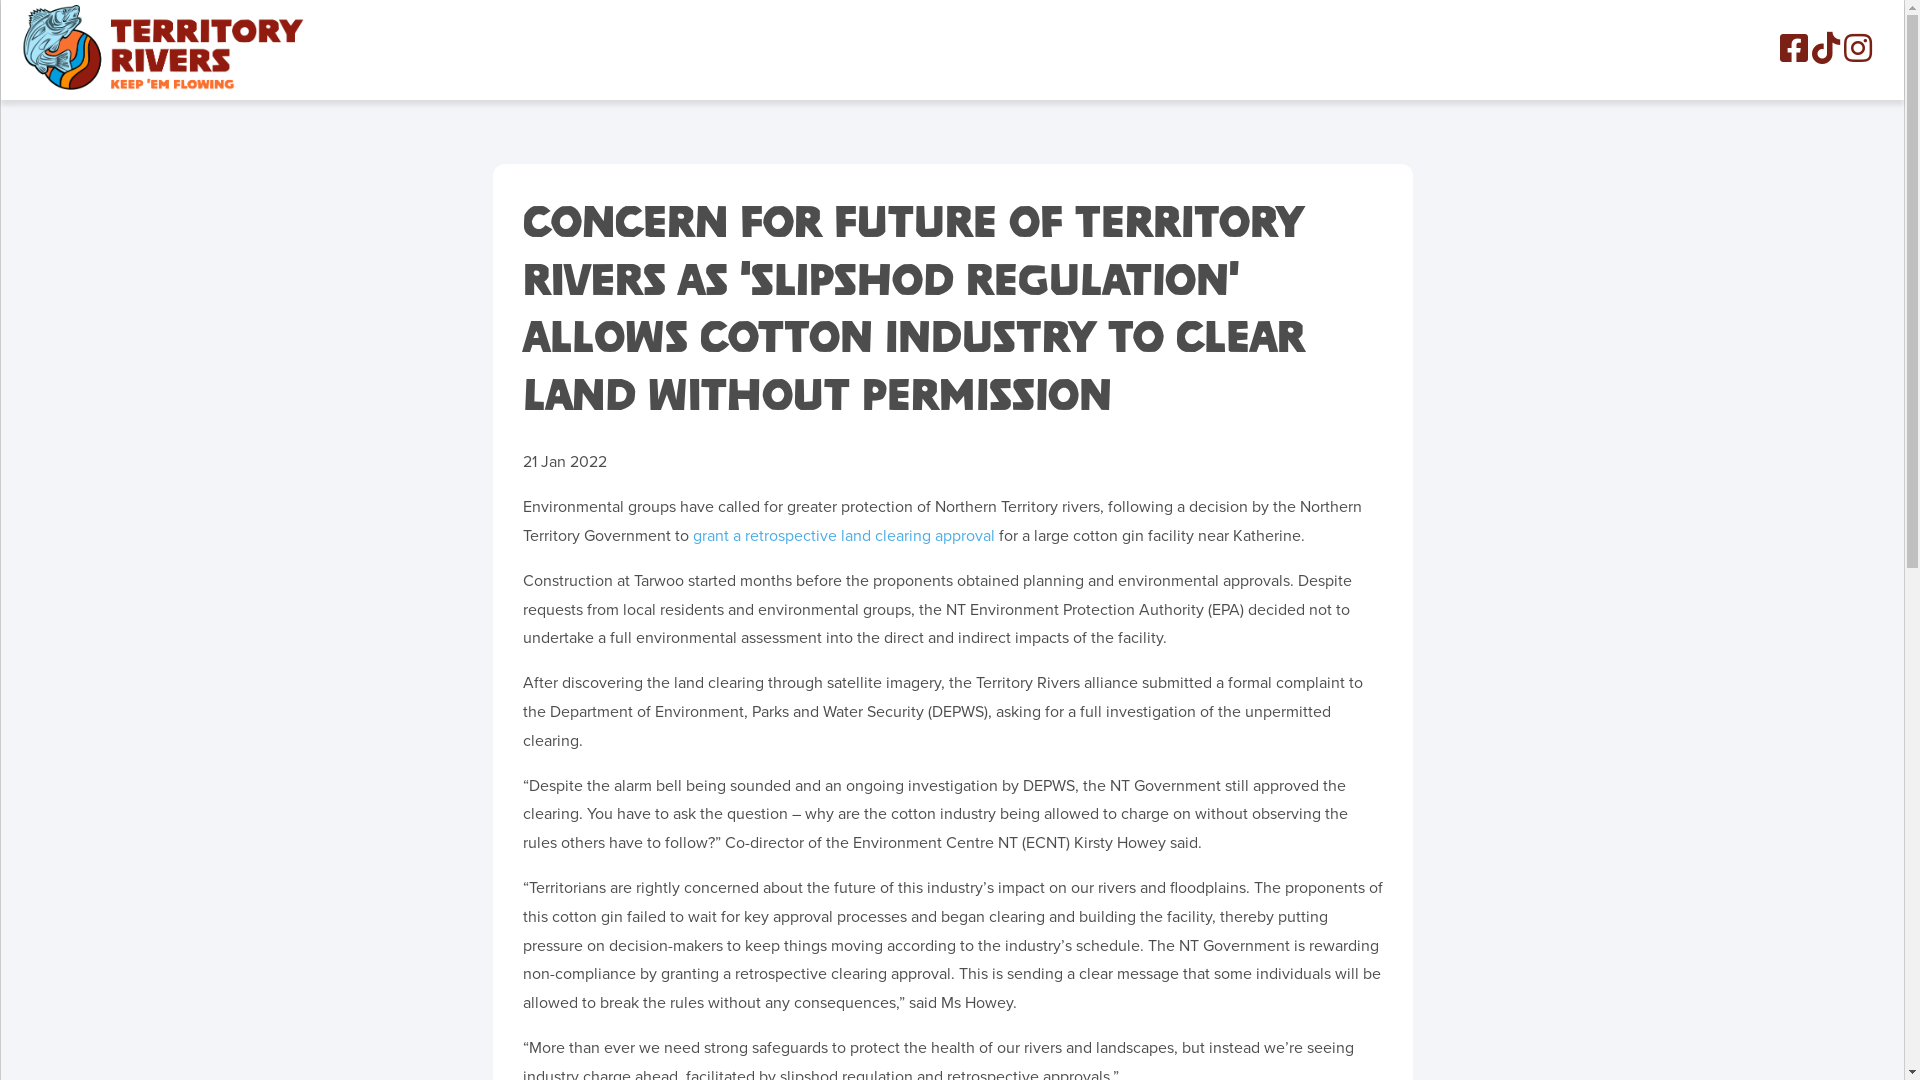 This screenshot has height=1080, width=1920. What do you see at coordinates (1811, 53) in the screenshot?
I see `'Find us on TikTok'` at bounding box center [1811, 53].